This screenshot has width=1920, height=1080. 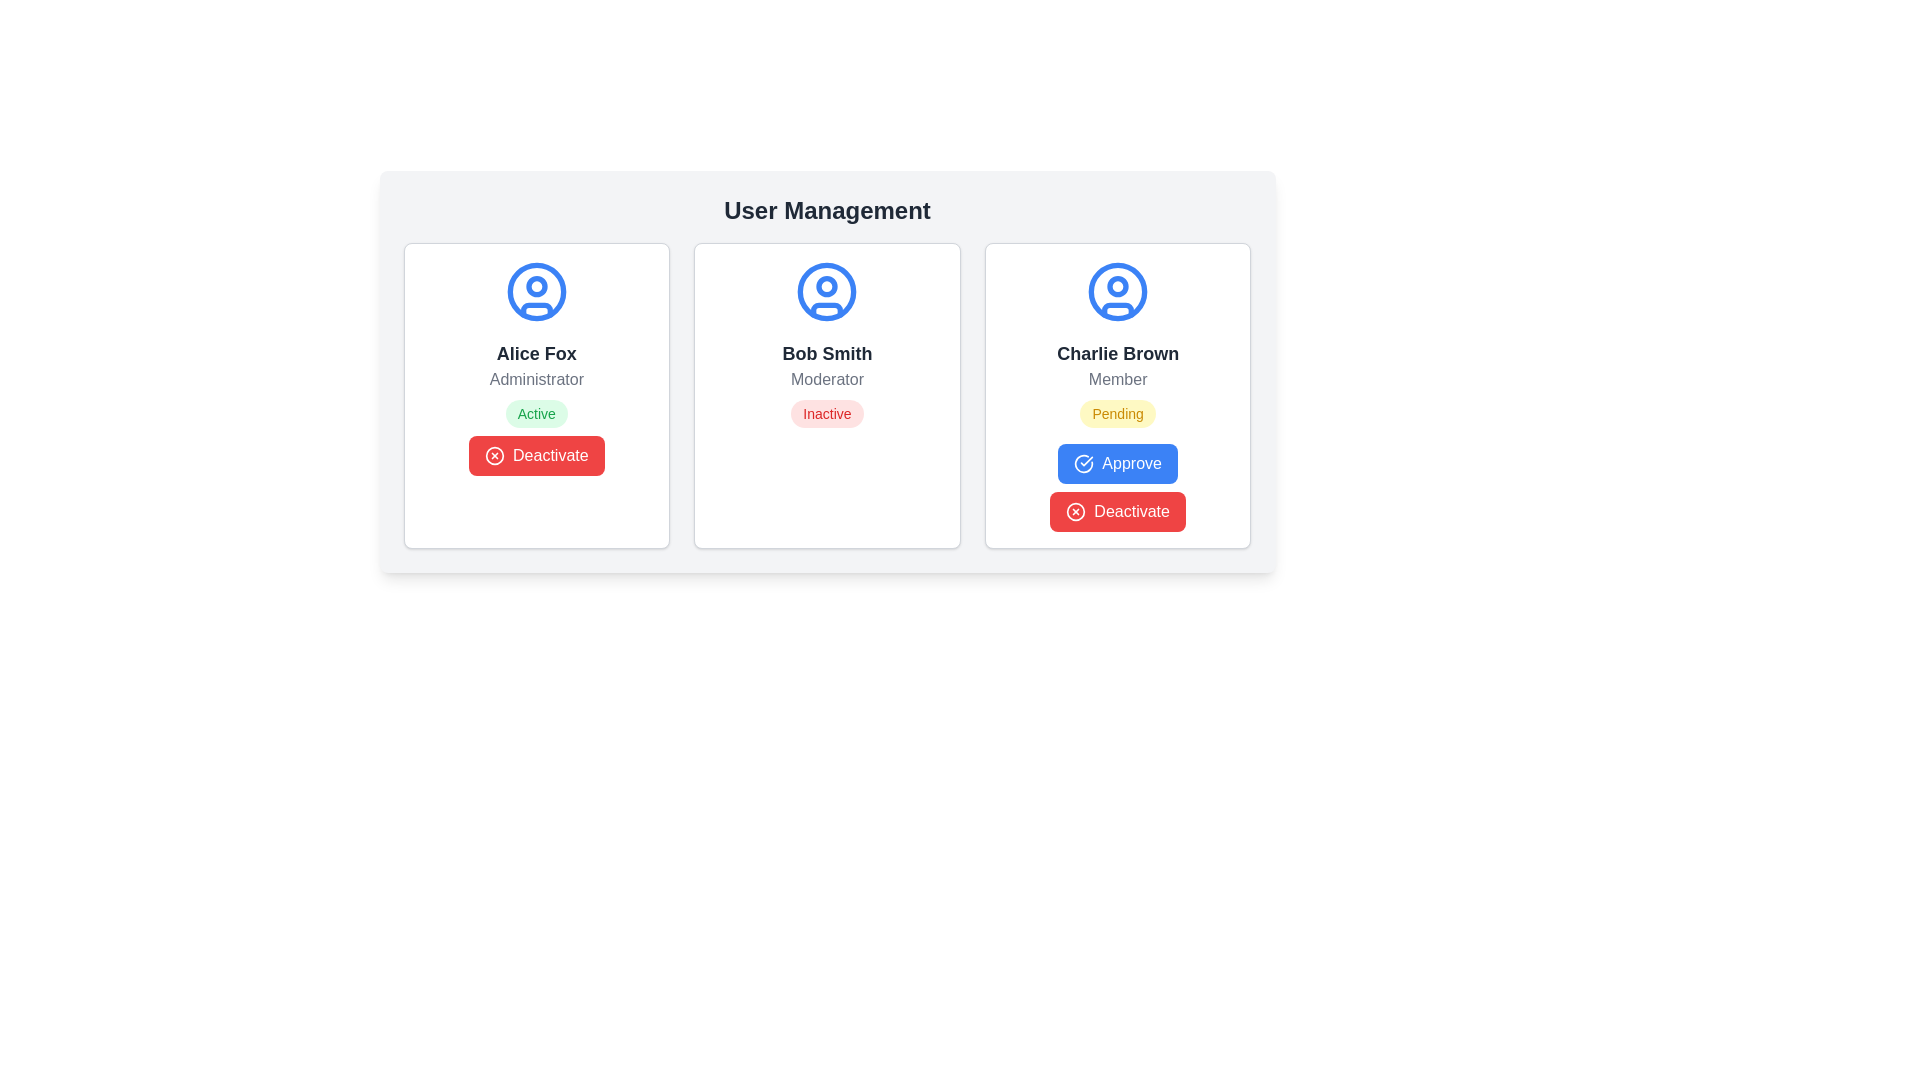 What do you see at coordinates (536, 310) in the screenshot?
I see `the bottom part of the user icon representing 'Alice Fox' by moving the cursor to its center` at bounding box center [536, 310].